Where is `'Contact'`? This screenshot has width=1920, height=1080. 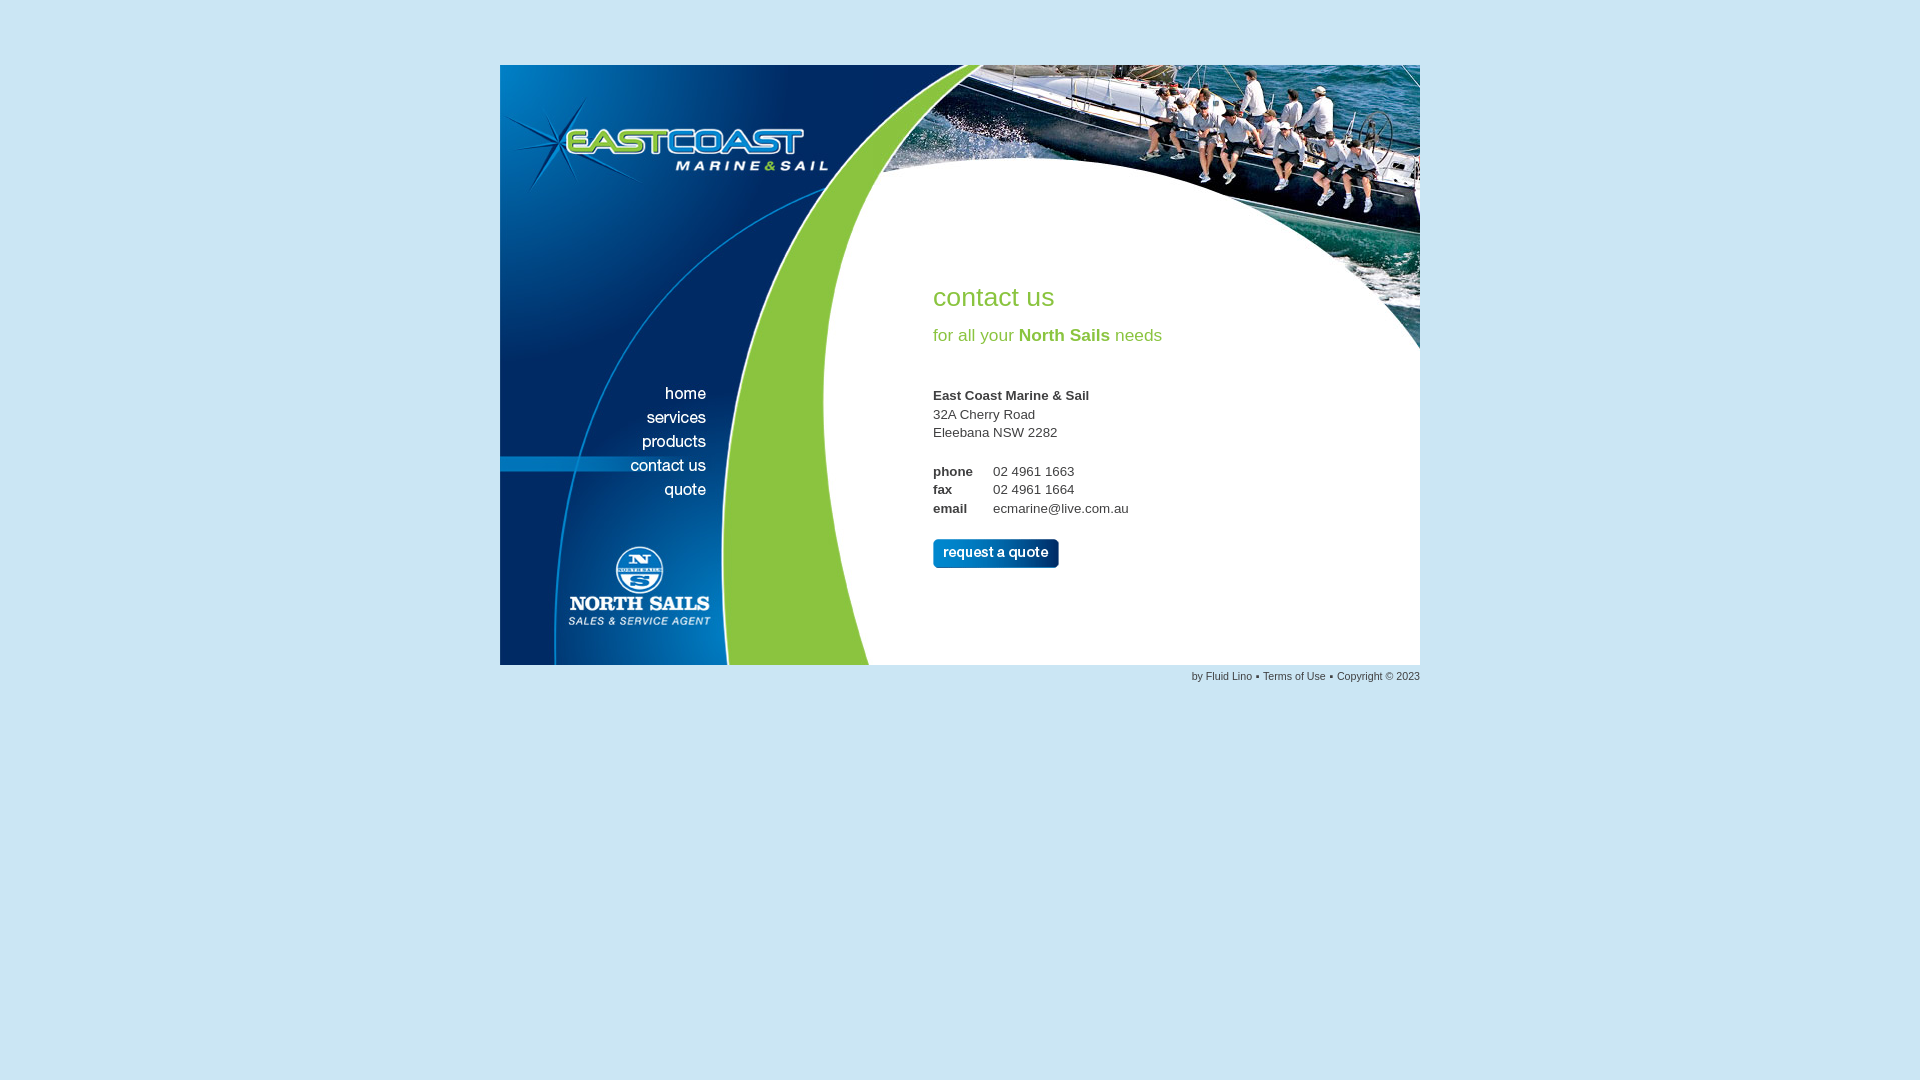 'Contact' is located at coordinates (606, 466).